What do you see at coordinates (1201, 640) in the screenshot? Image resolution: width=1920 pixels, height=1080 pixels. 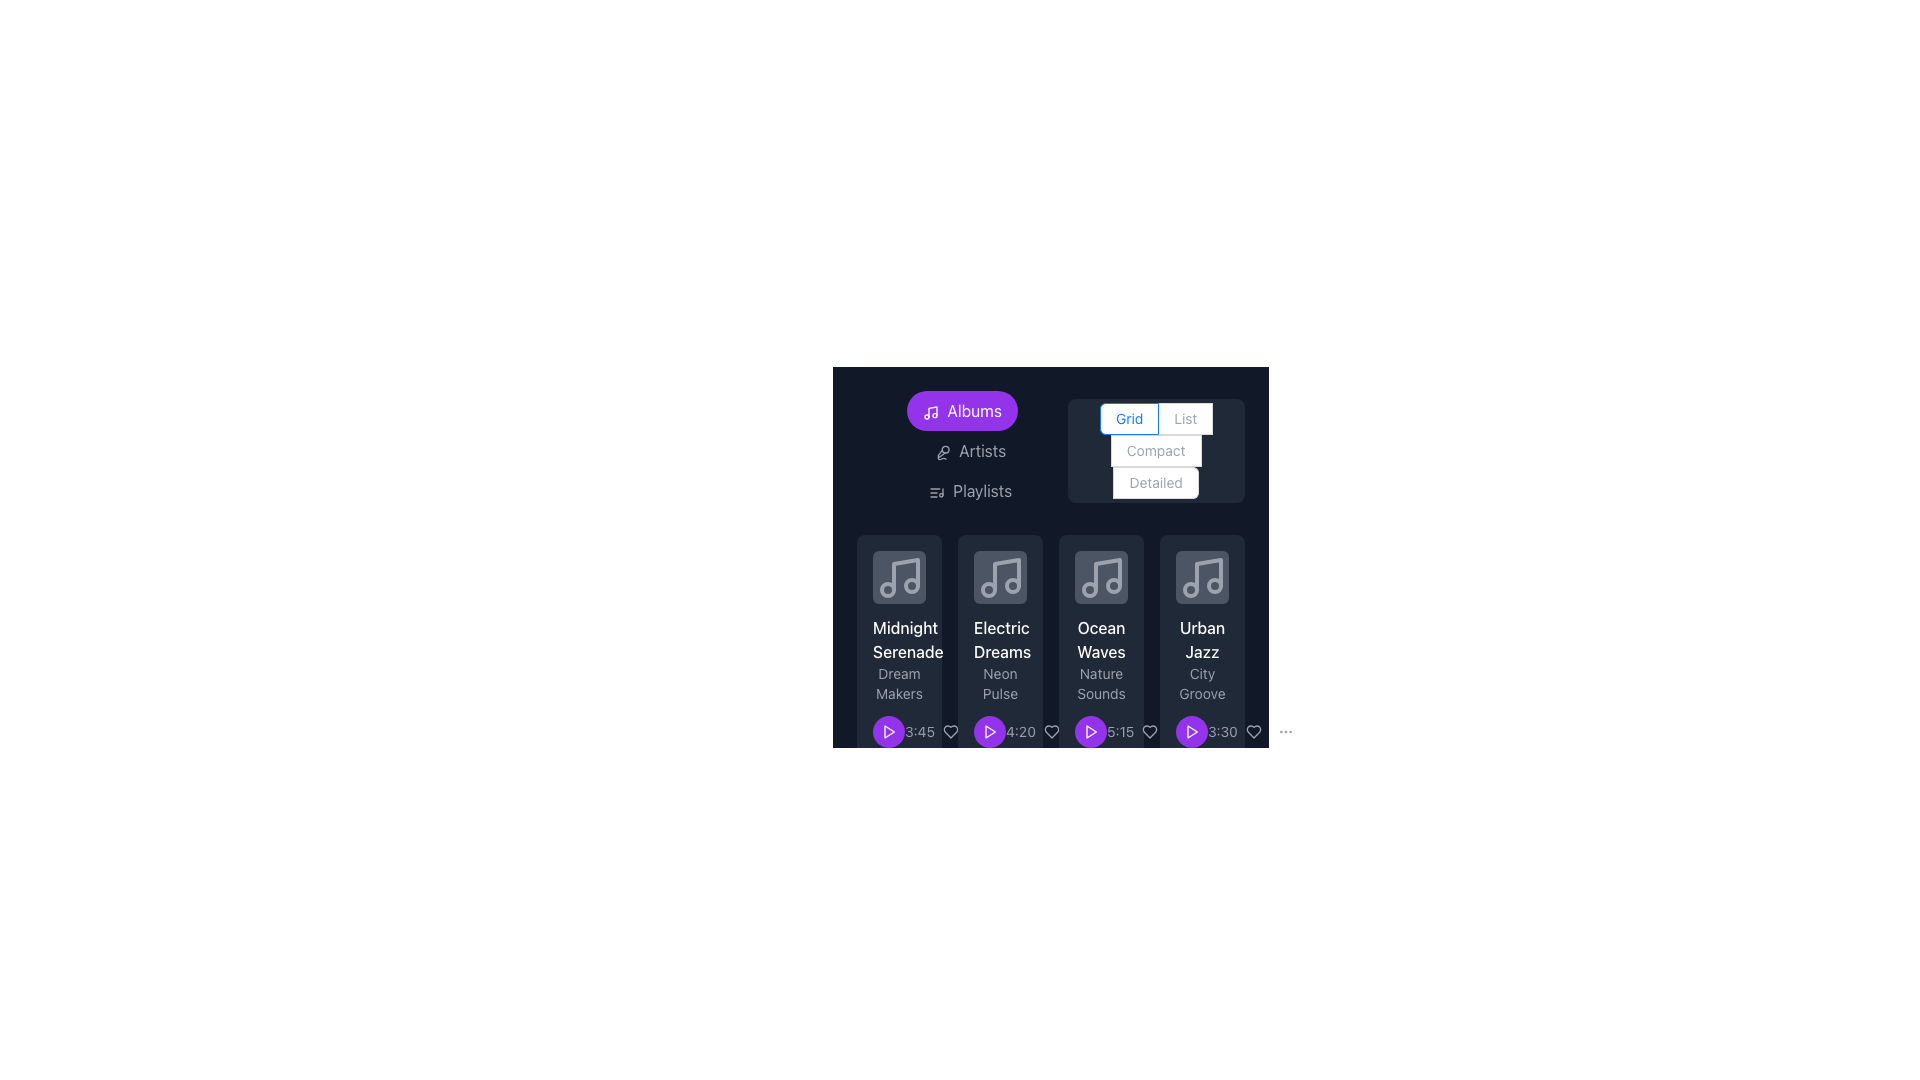 I see `static text label that says 'Urban Jazz', which is displayed in white color with a medium-weight font located in the fourth card of music listings` at bounding box center [1201, 640].